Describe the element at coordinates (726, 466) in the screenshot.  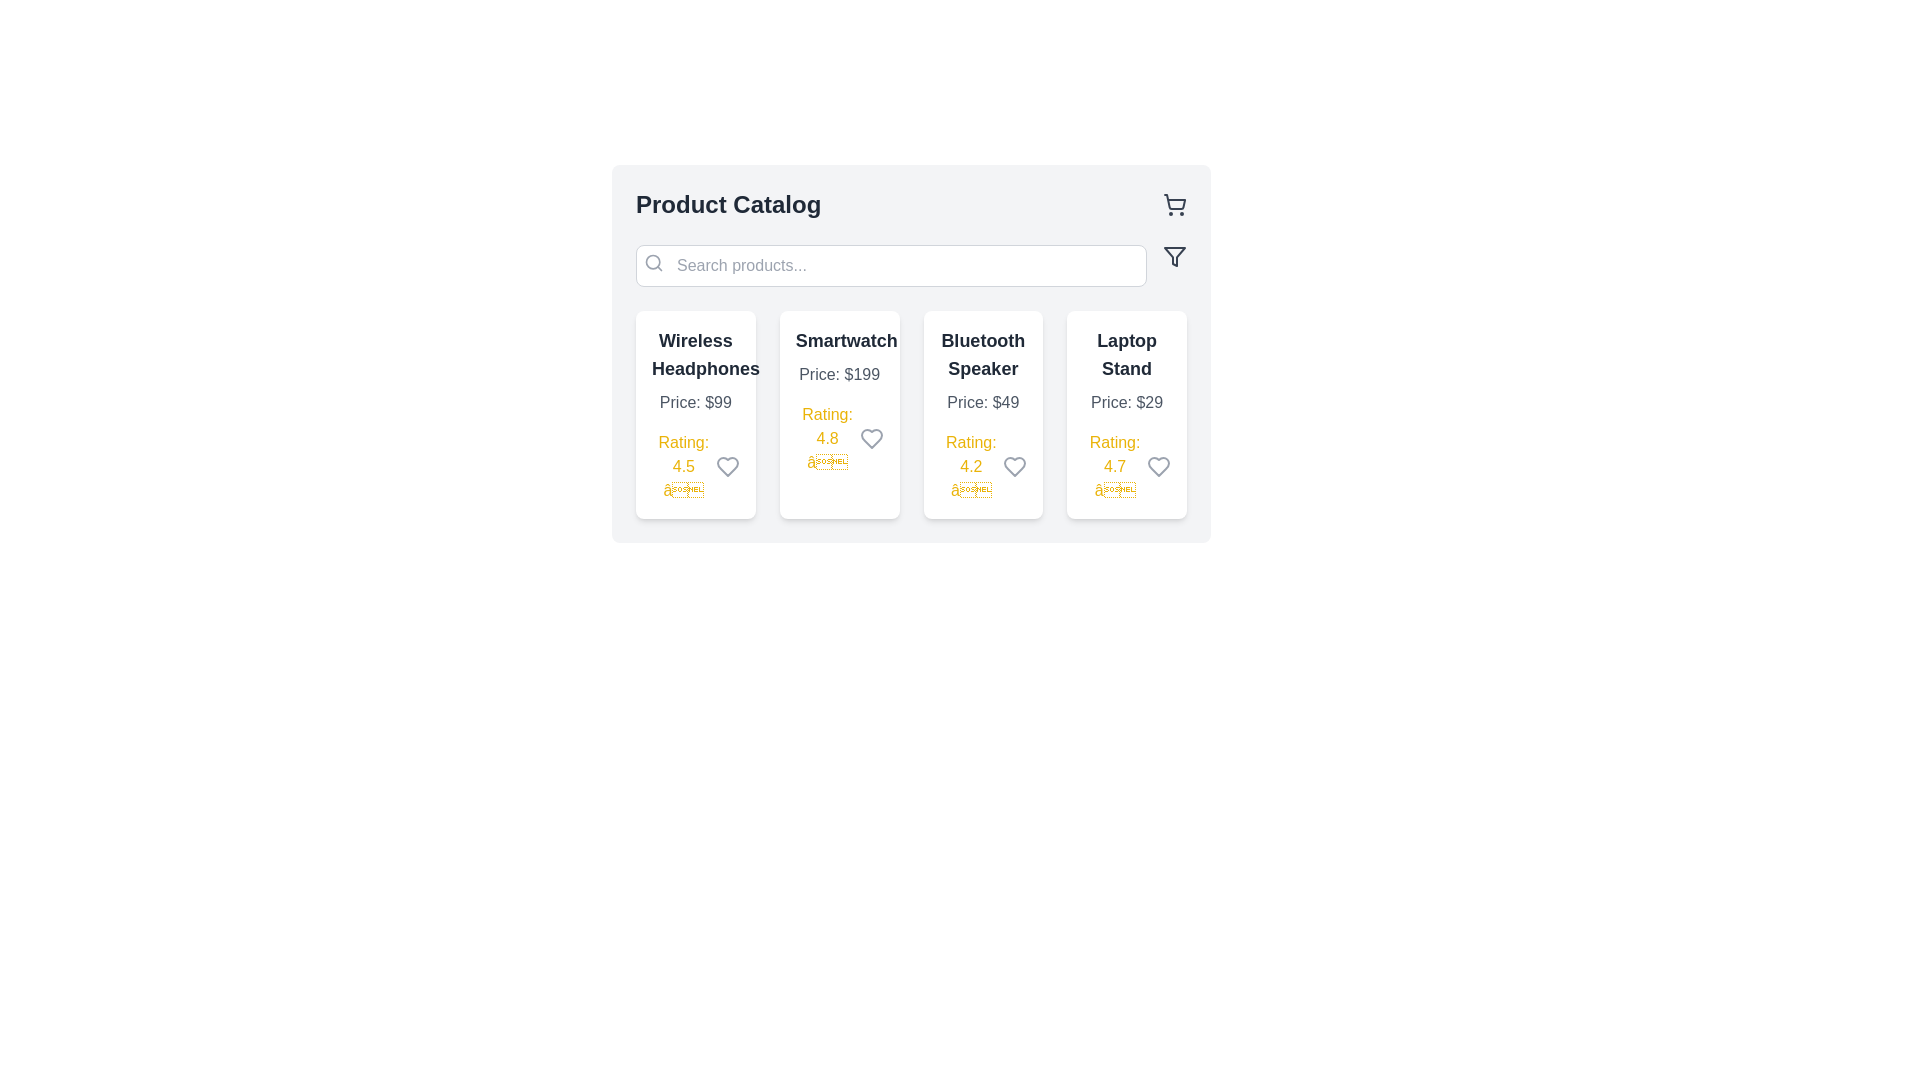
I see `the heart-shaped icon next to the '4.5 ★' rating in the Wireless Headphones product card` at that location.